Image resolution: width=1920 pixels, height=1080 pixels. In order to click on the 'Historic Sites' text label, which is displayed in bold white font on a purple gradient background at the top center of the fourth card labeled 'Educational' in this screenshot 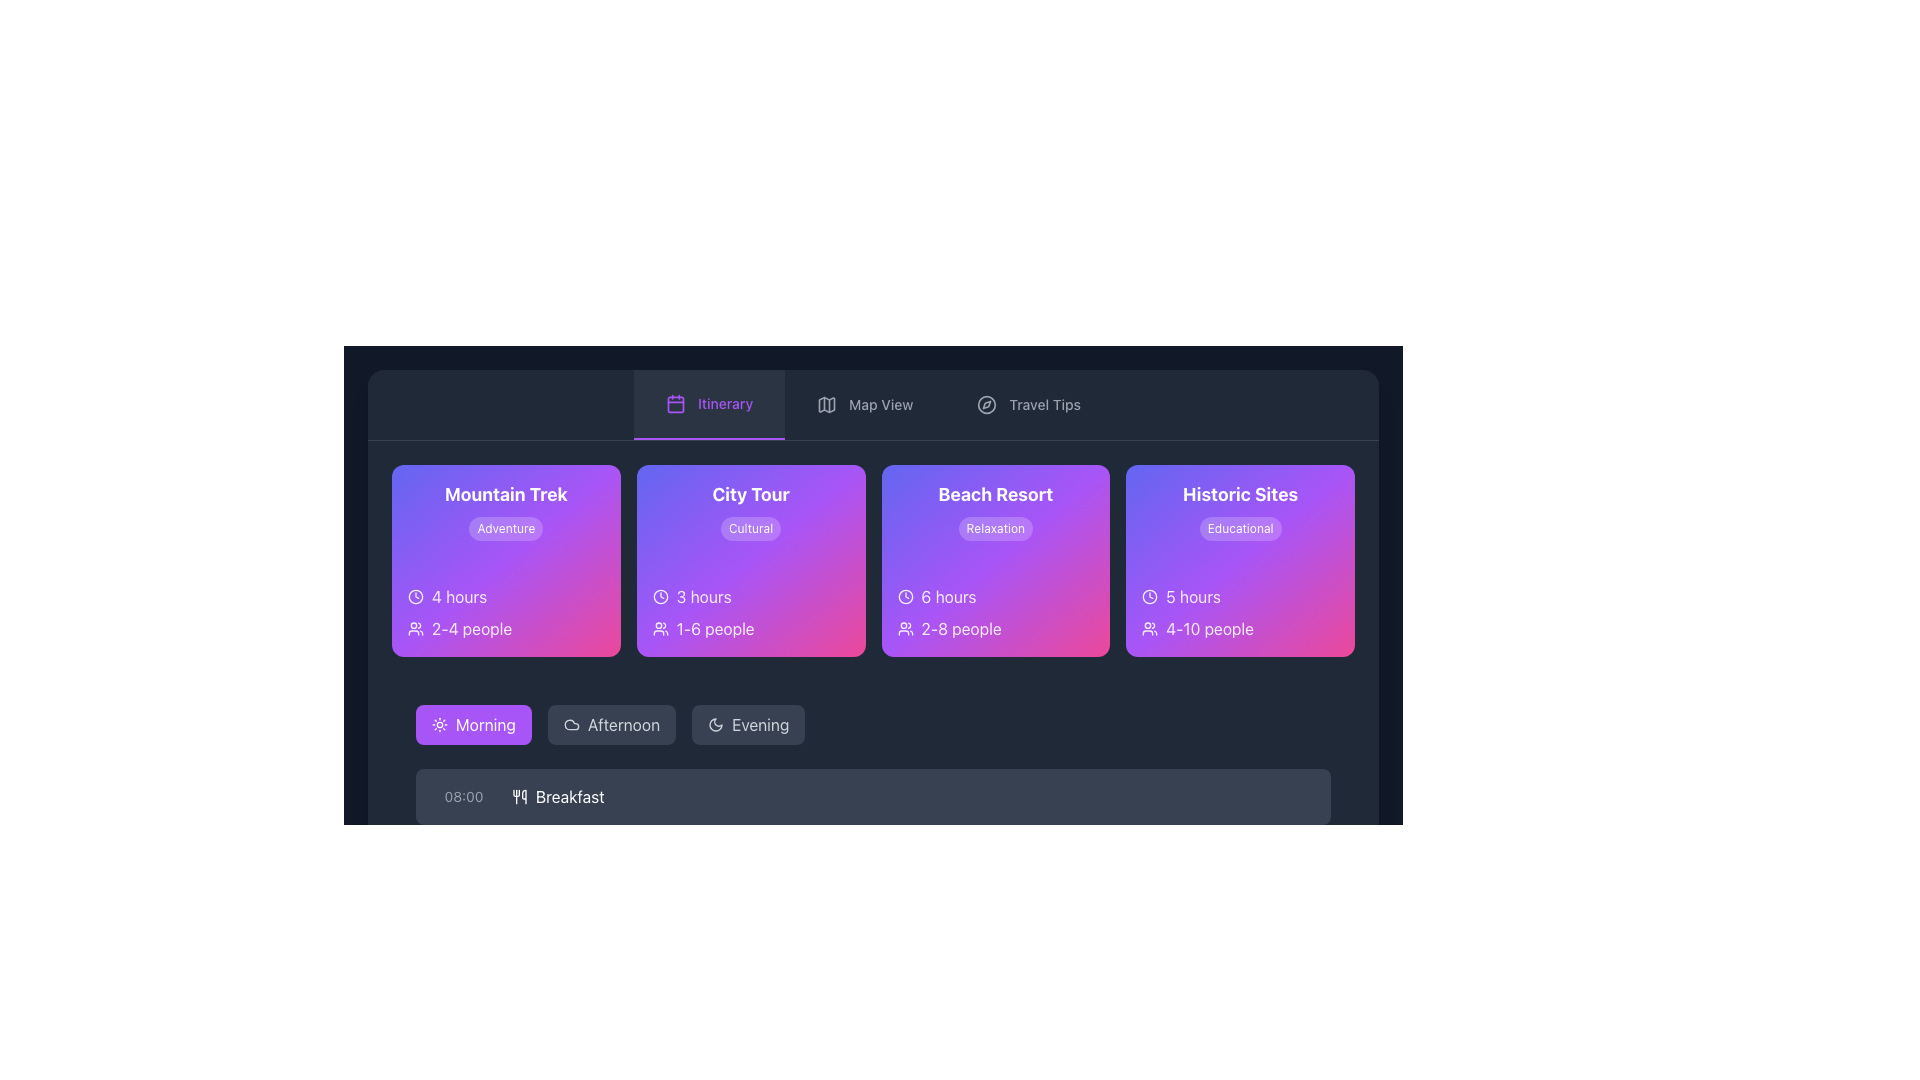, I will do `click(1239, 494)`.